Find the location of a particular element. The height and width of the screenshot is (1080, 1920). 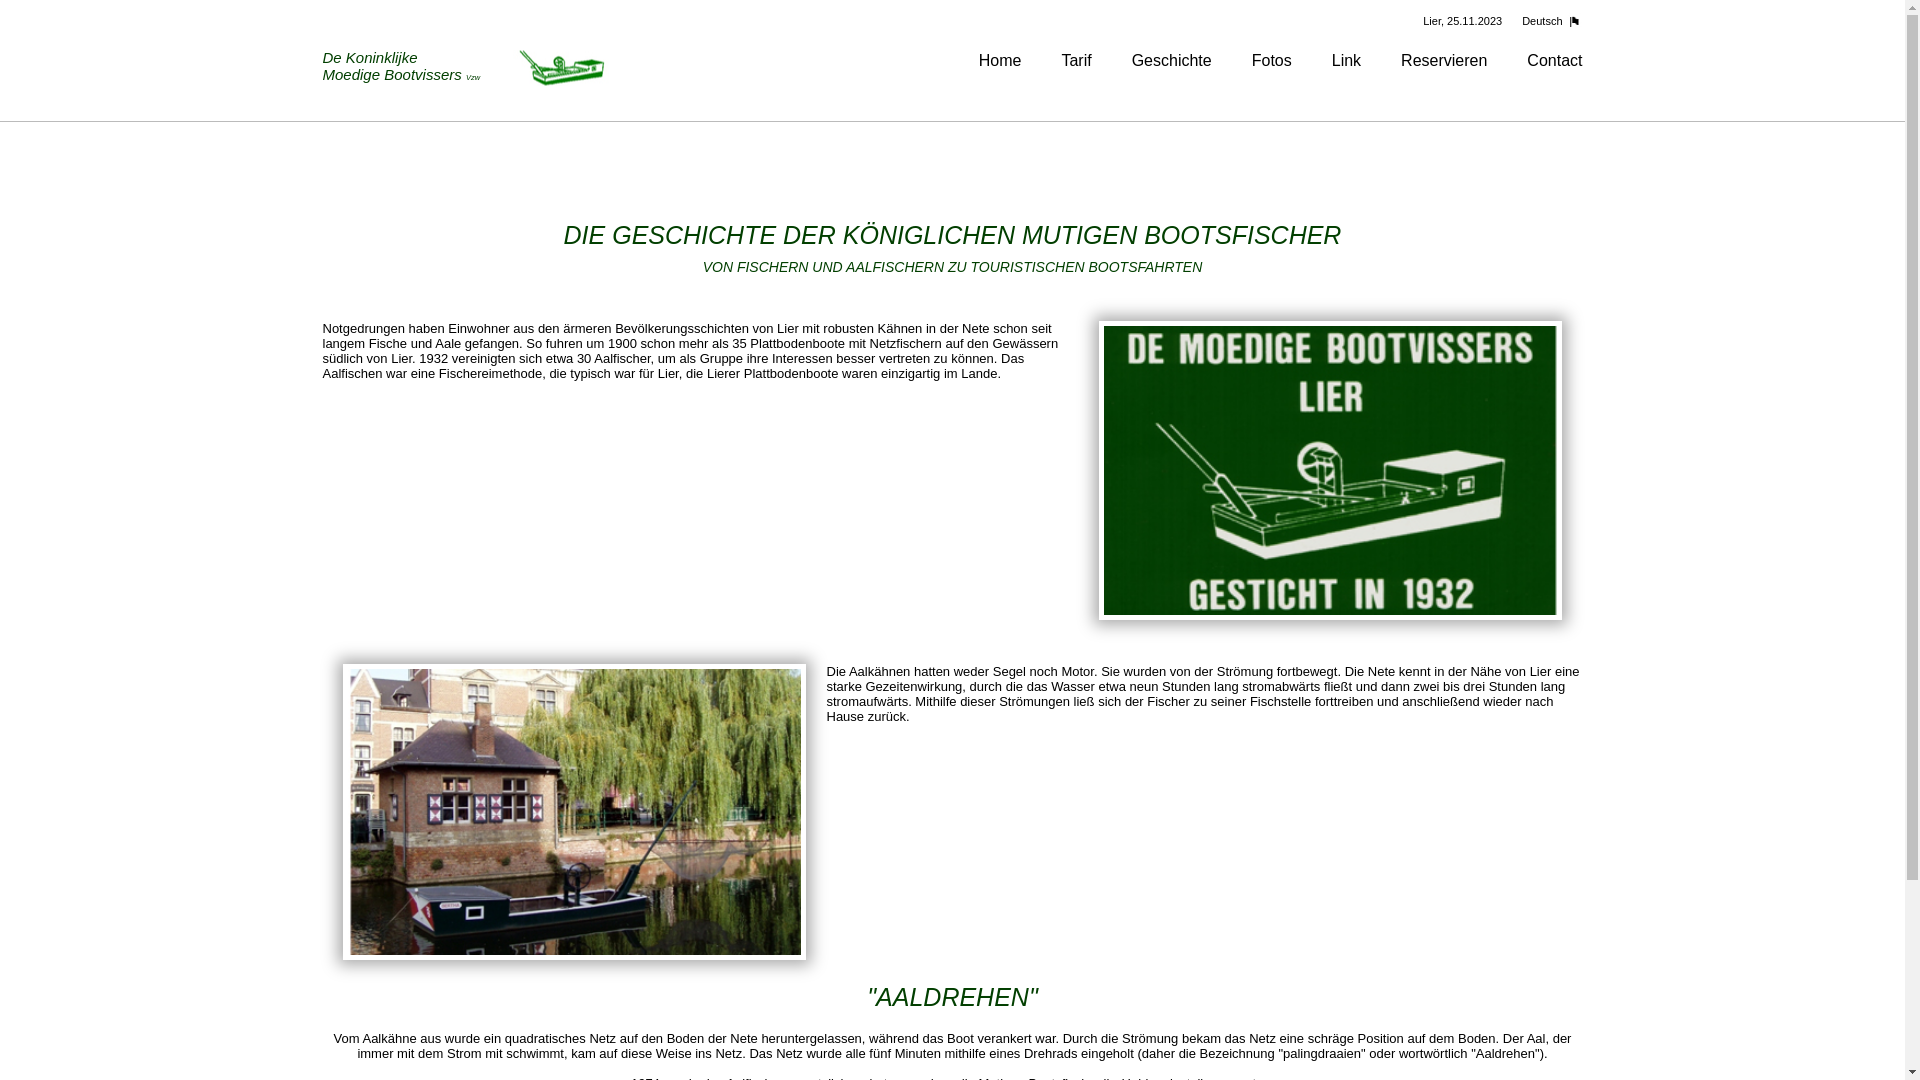

'Fotos' is located at coordinates (1271, 59).